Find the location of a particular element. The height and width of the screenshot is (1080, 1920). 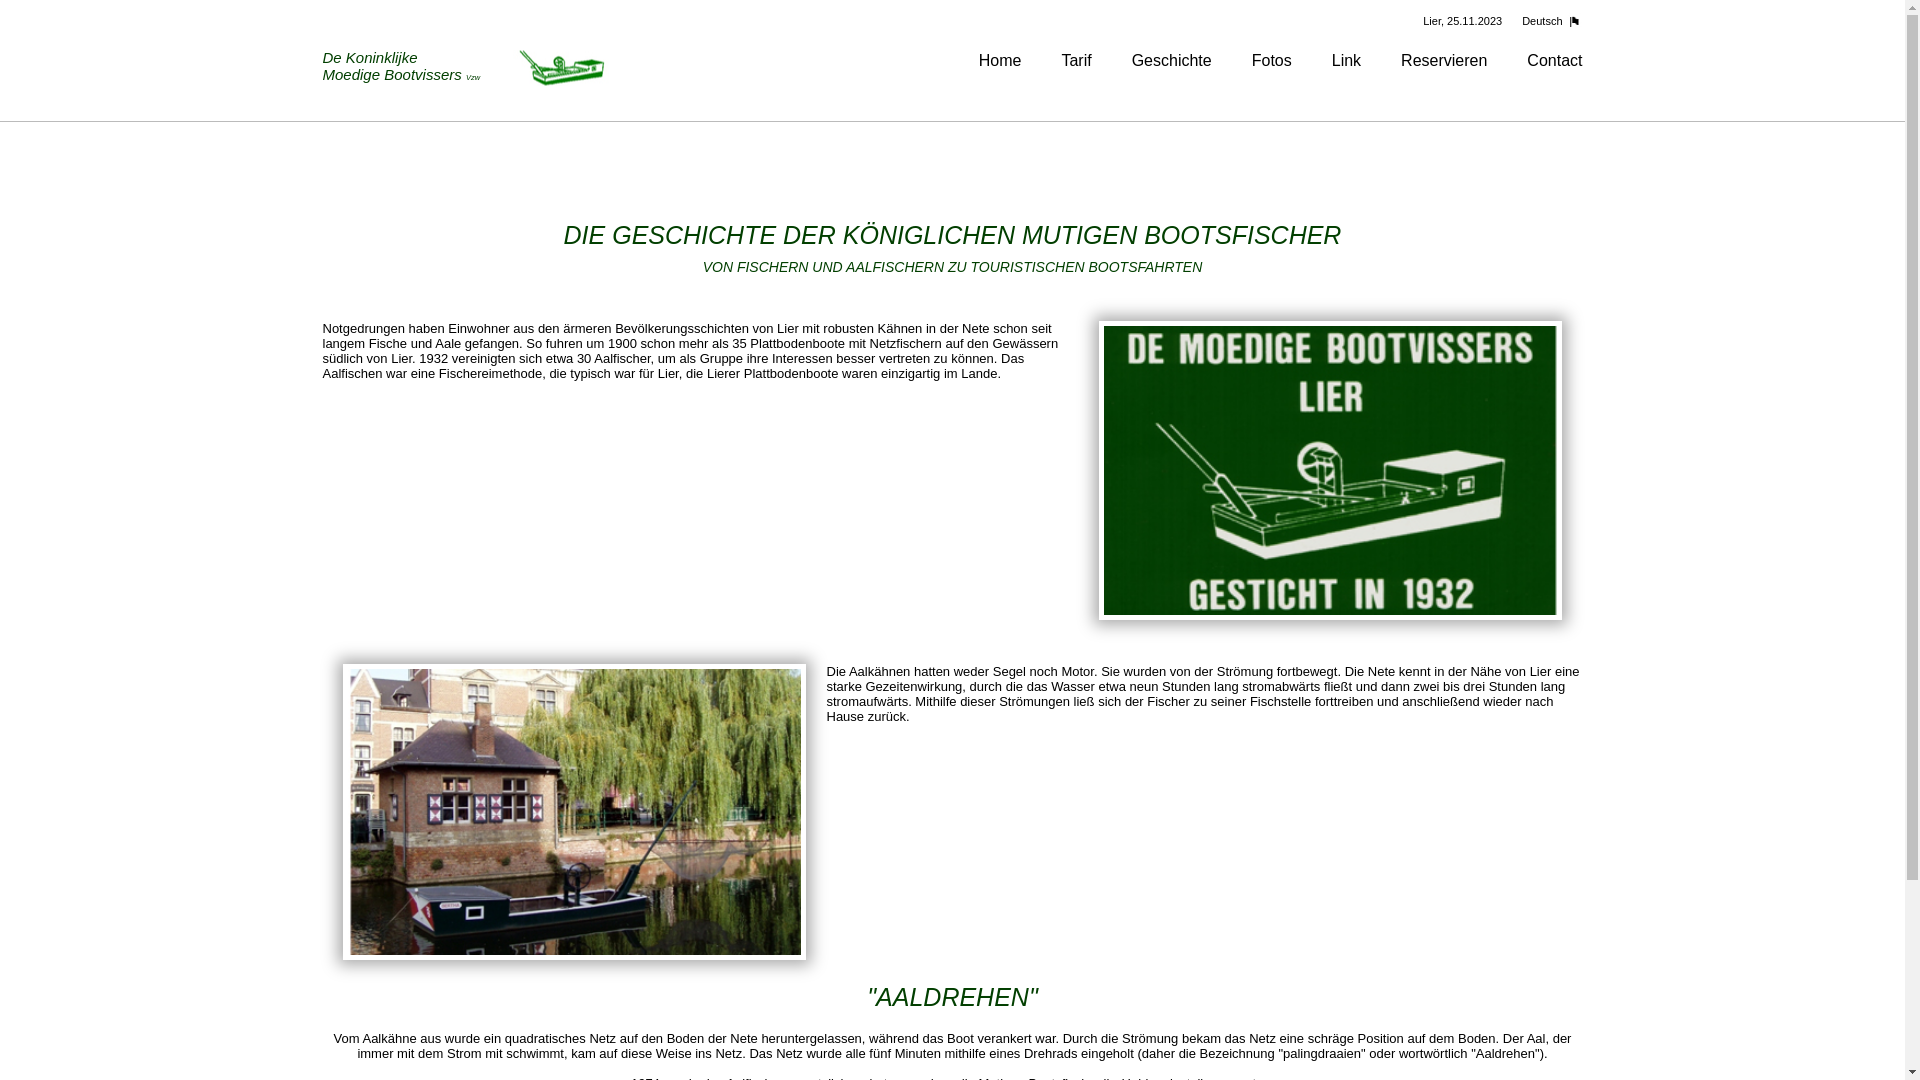

'Fotos' is located at coordinates (1271, 59).